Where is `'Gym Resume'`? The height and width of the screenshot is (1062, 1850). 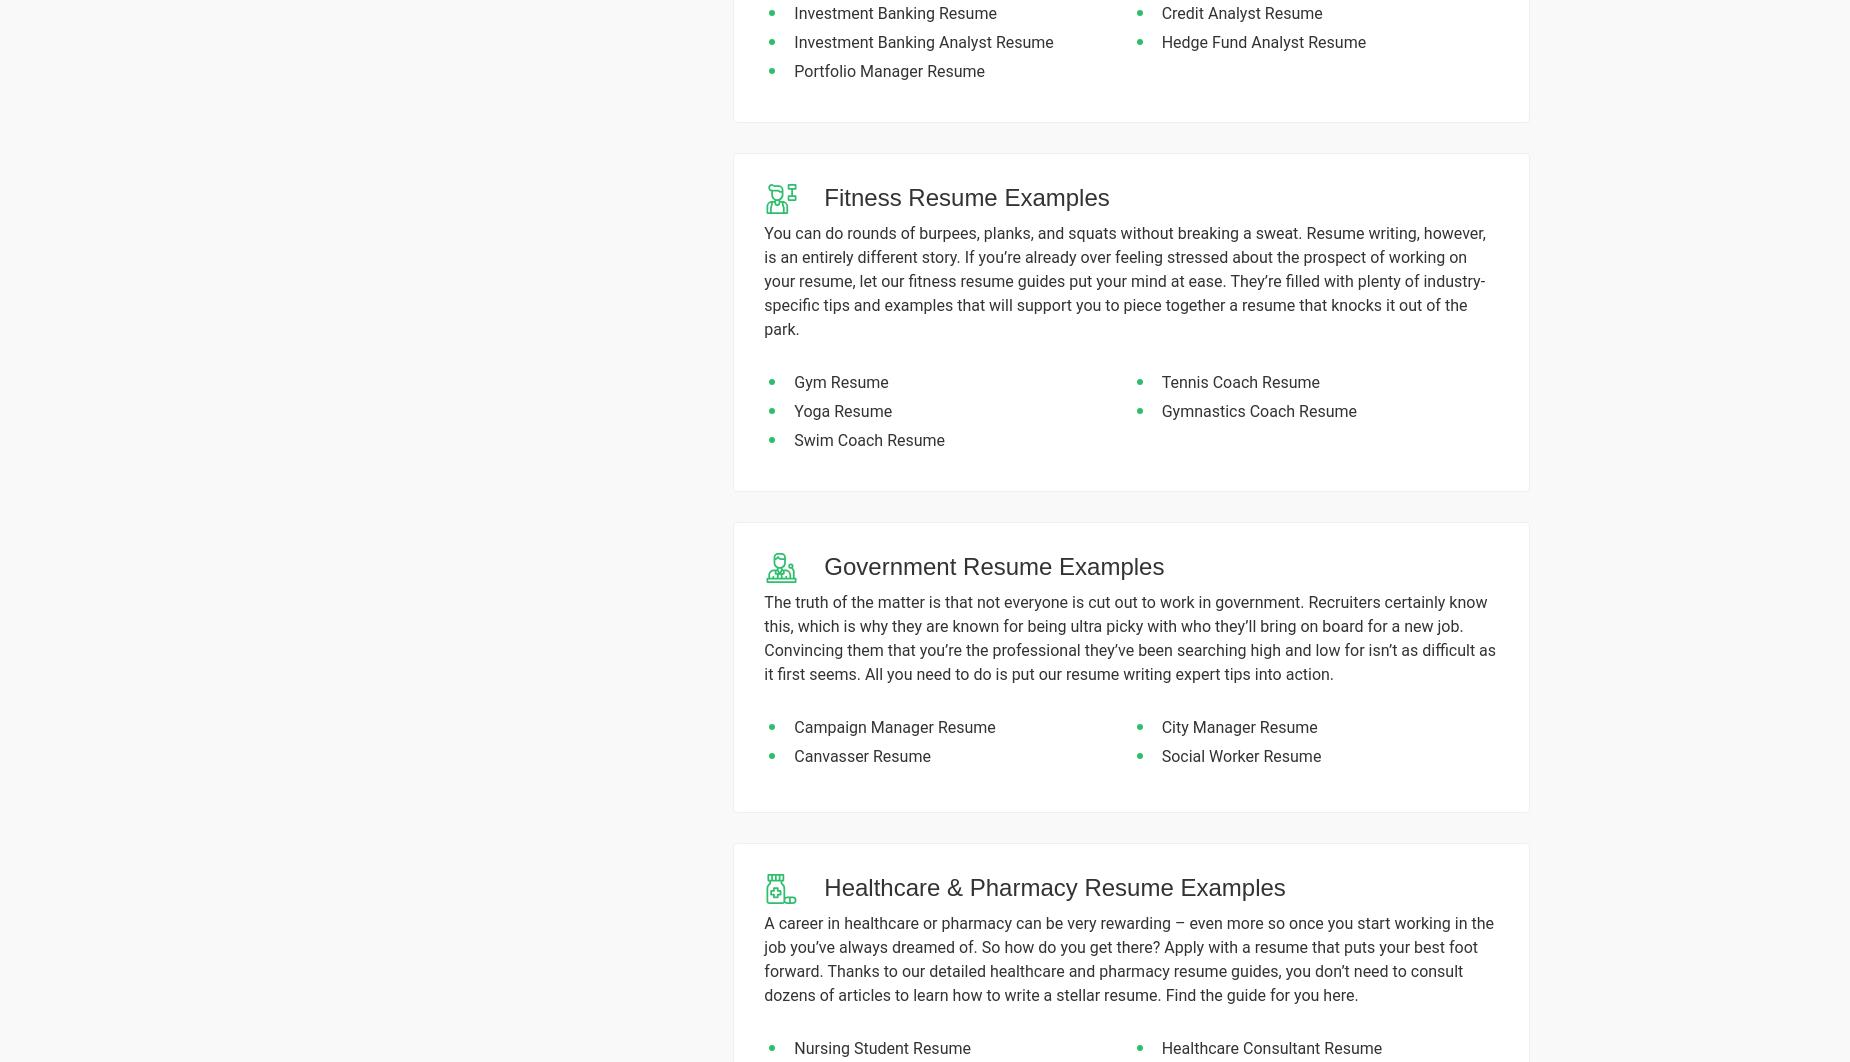
'Gym Resume' is located at coordinates (841, 381).